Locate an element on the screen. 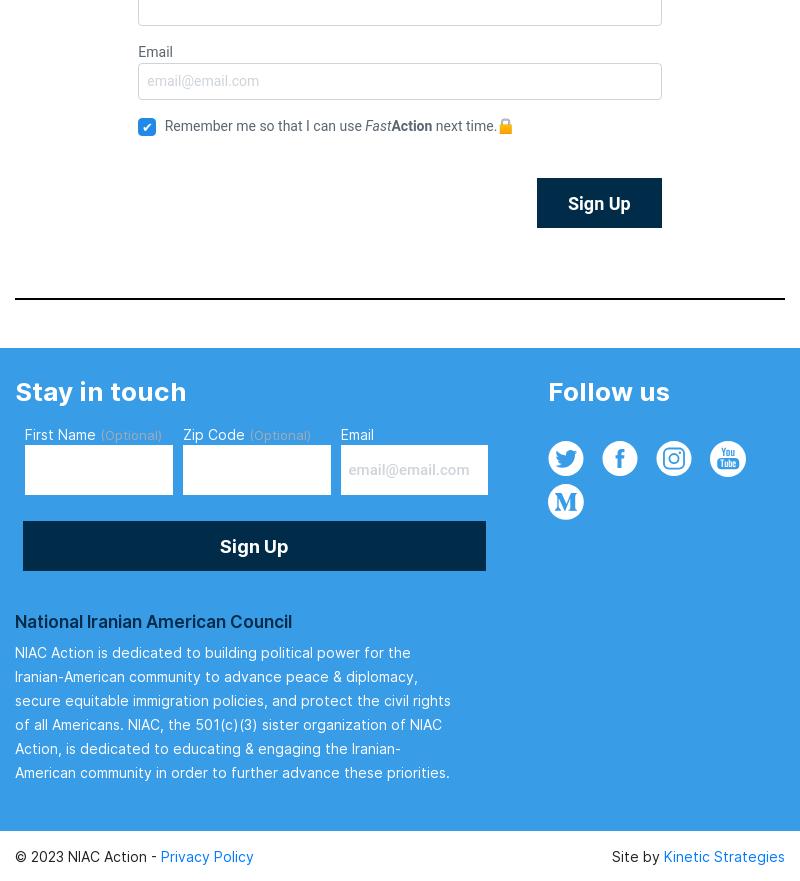 The width and height of the screenshot is (800, 881). 'Site by' is located at coordinates (637, 855).